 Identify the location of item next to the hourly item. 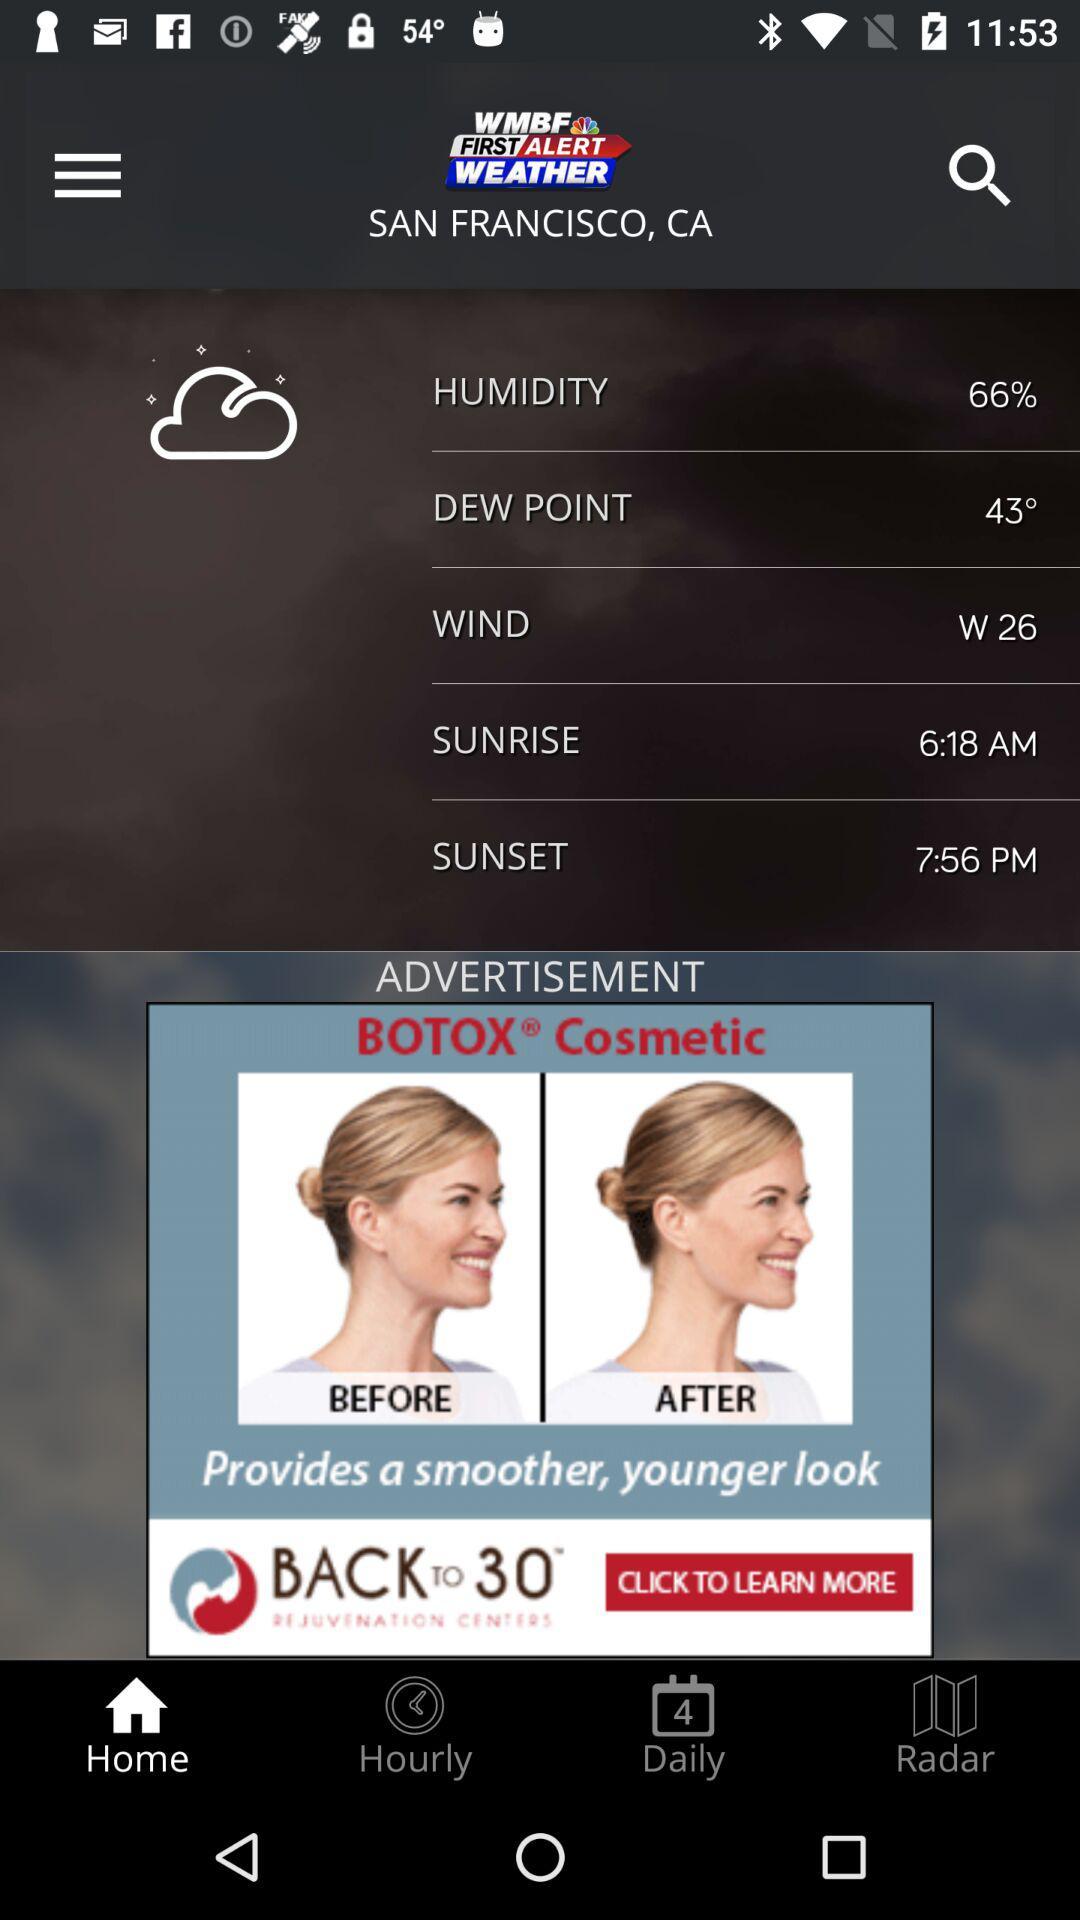
(135, 1726).